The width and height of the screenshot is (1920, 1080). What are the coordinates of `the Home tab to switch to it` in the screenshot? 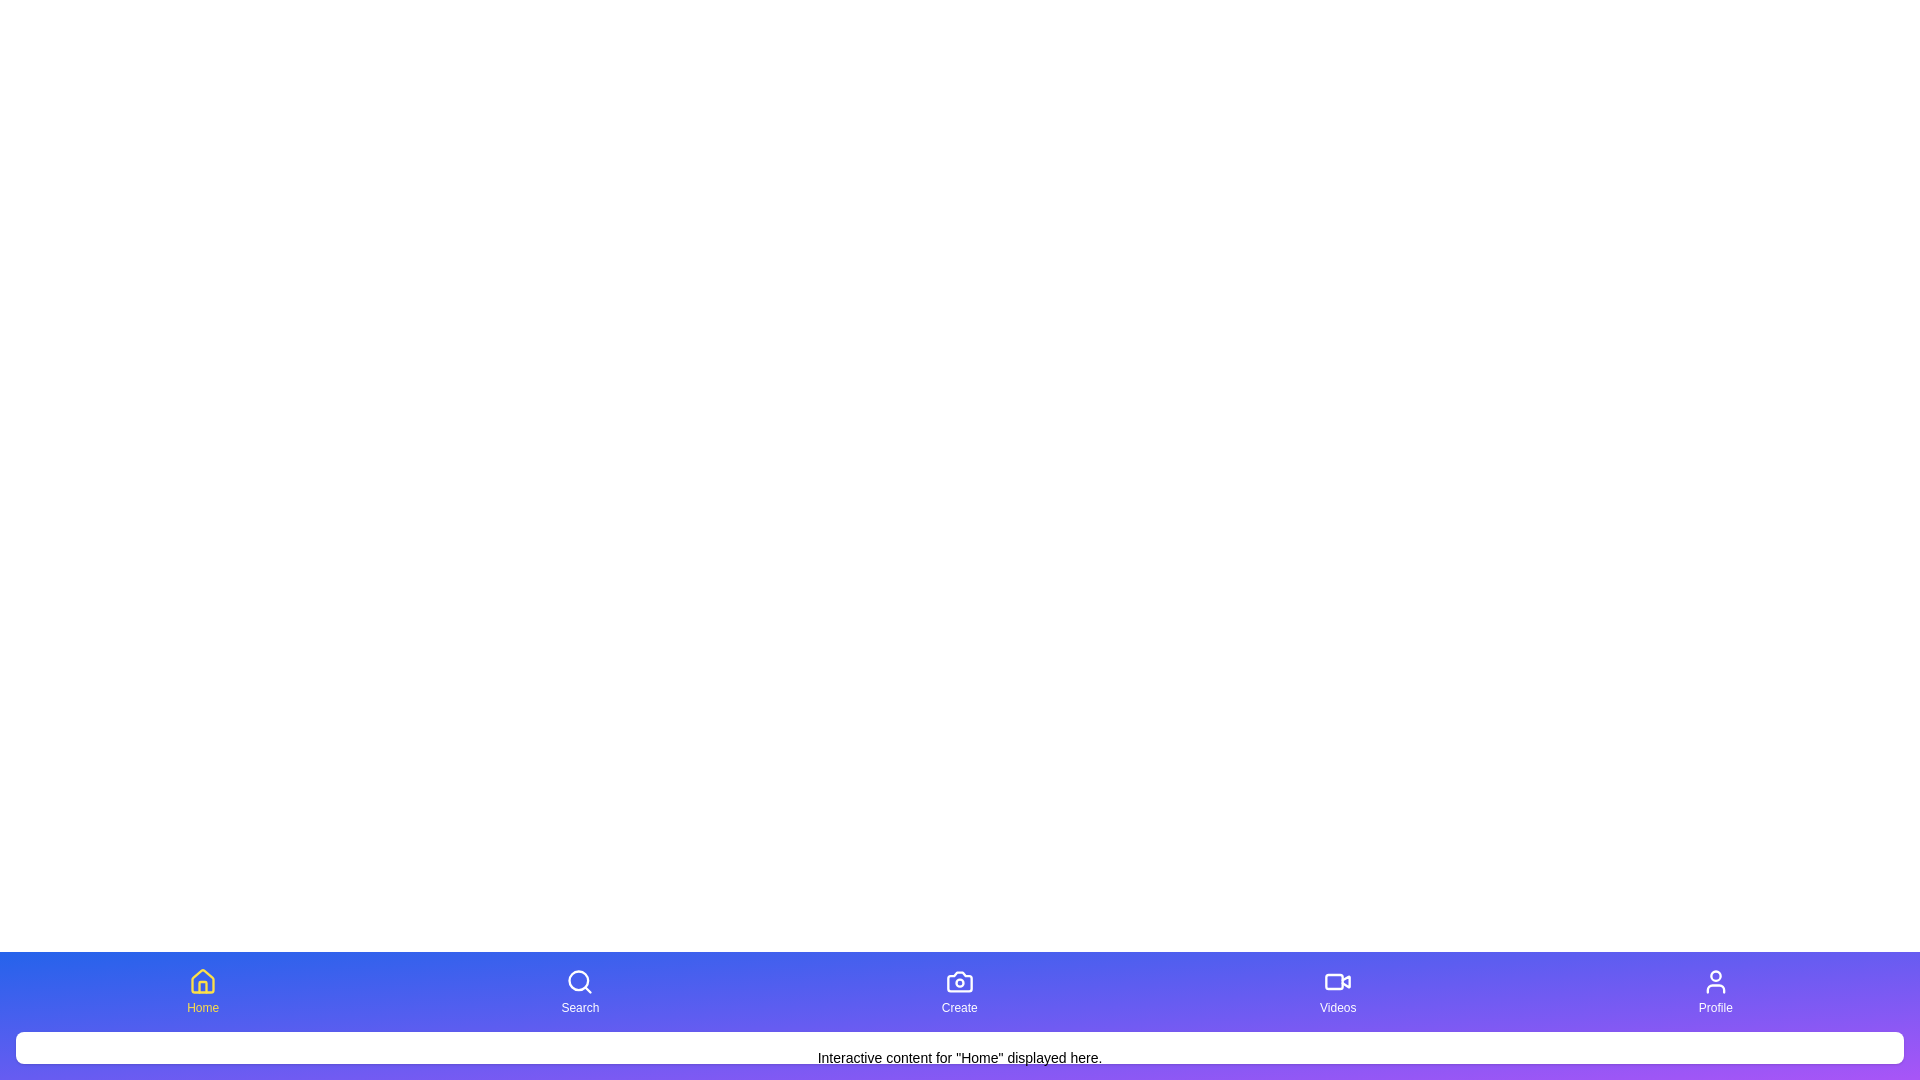 It's located at (202, 991).